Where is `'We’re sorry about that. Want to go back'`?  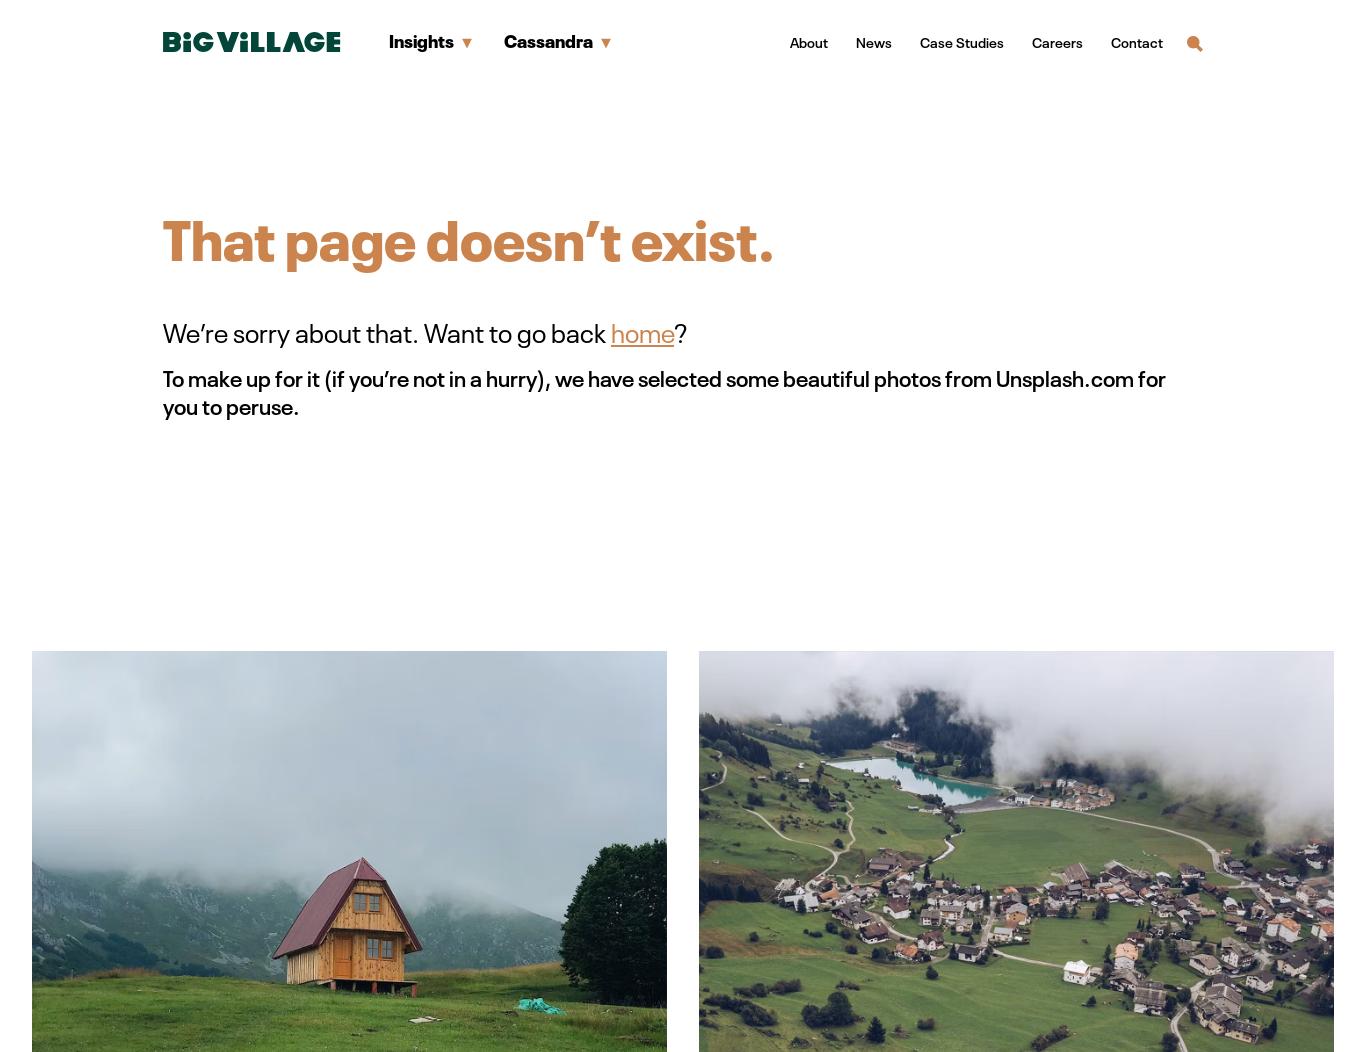 'We’re sorry about that. Want to go back' is located at coordinates (385, 330).